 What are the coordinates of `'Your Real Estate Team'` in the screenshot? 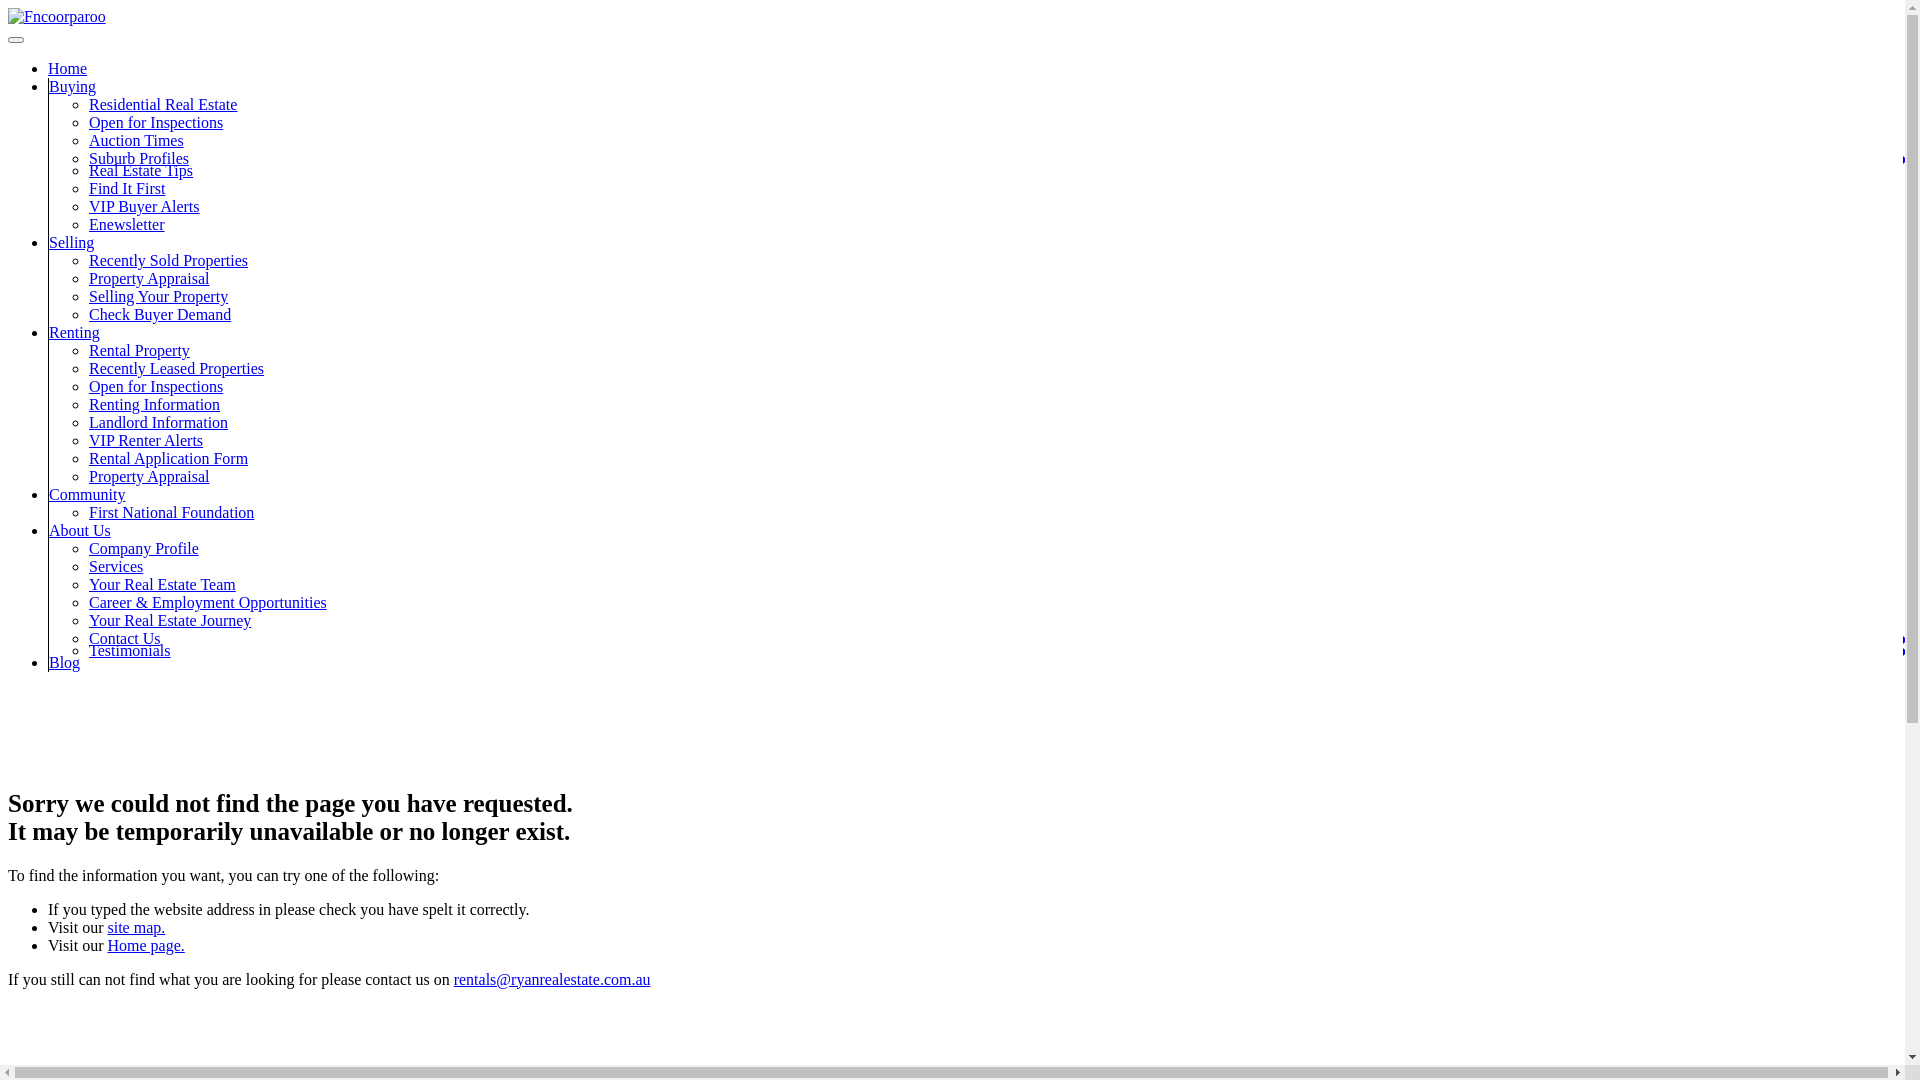 It's located at (162, 584).